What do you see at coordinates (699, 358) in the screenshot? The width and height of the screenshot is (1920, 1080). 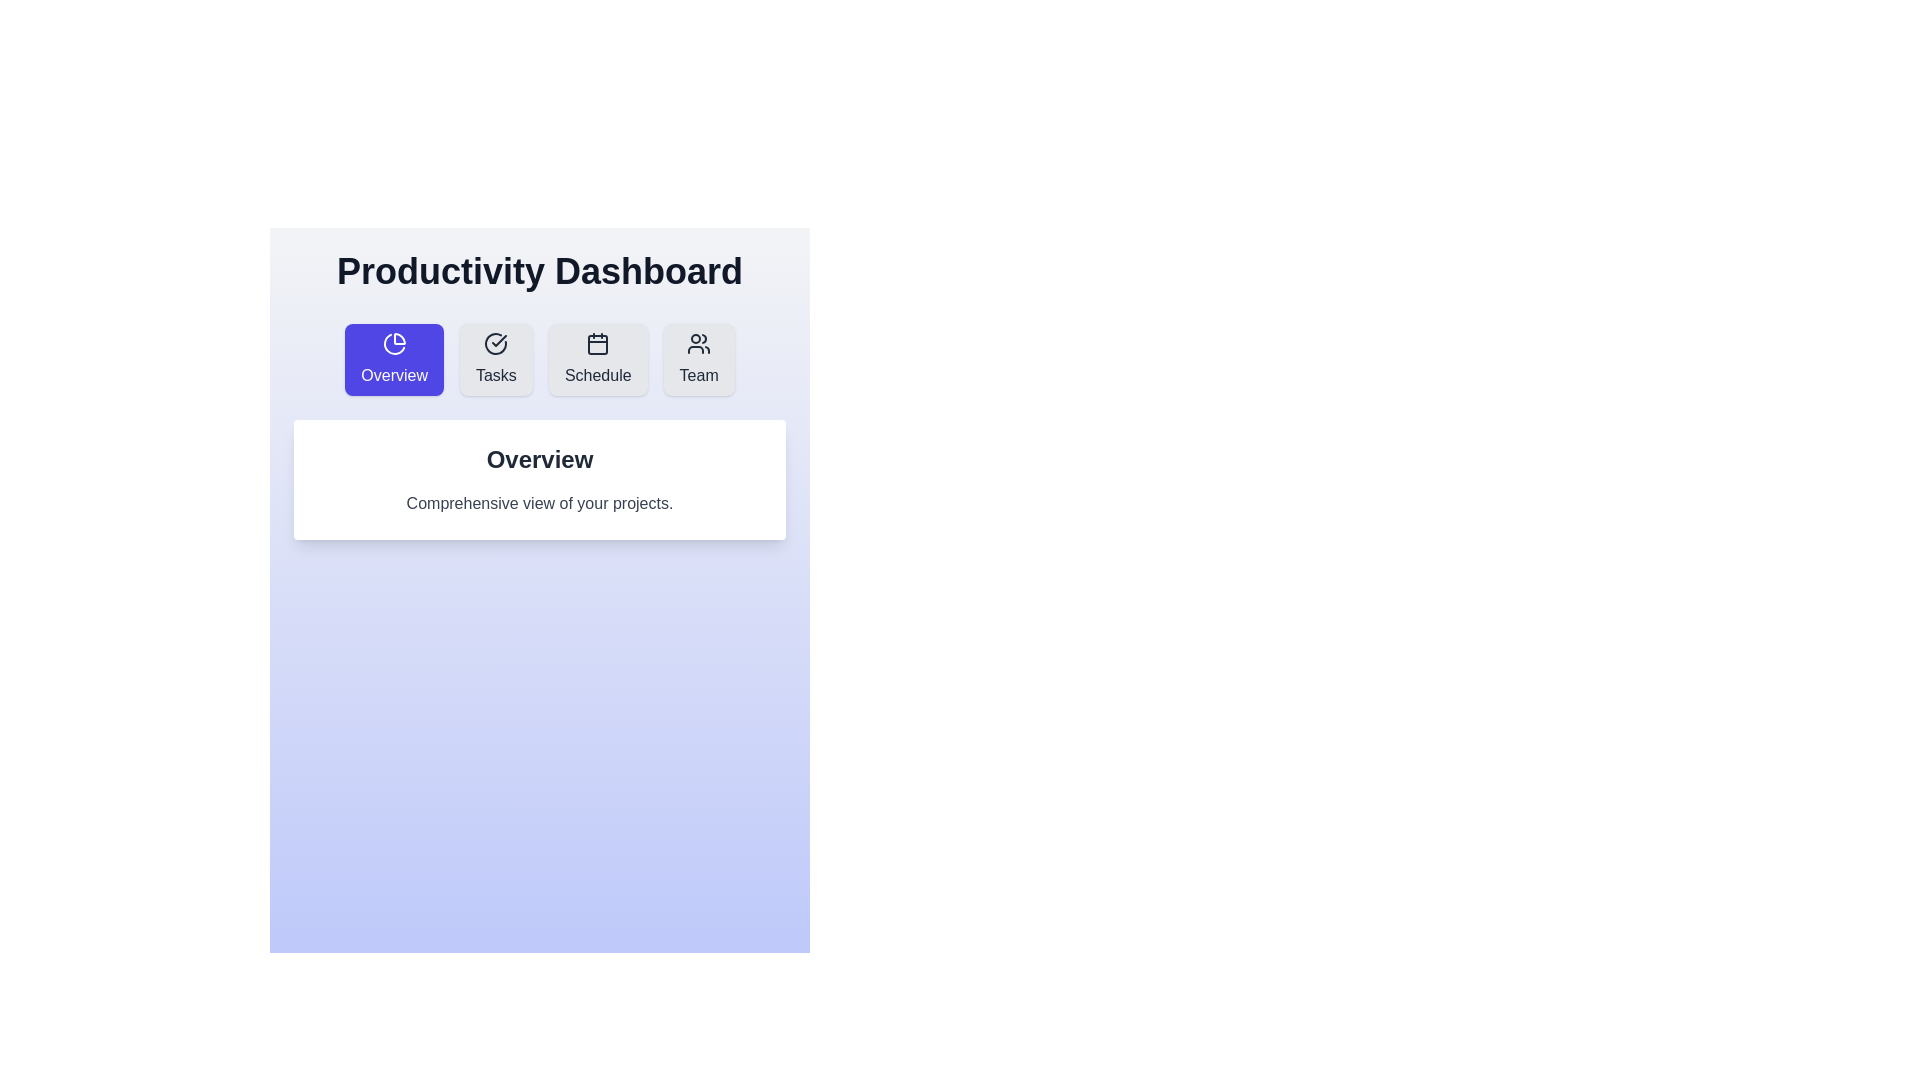 I see `the navigation button labeled 'Team' to observe the visual effect` at bounding box center [699, 358].